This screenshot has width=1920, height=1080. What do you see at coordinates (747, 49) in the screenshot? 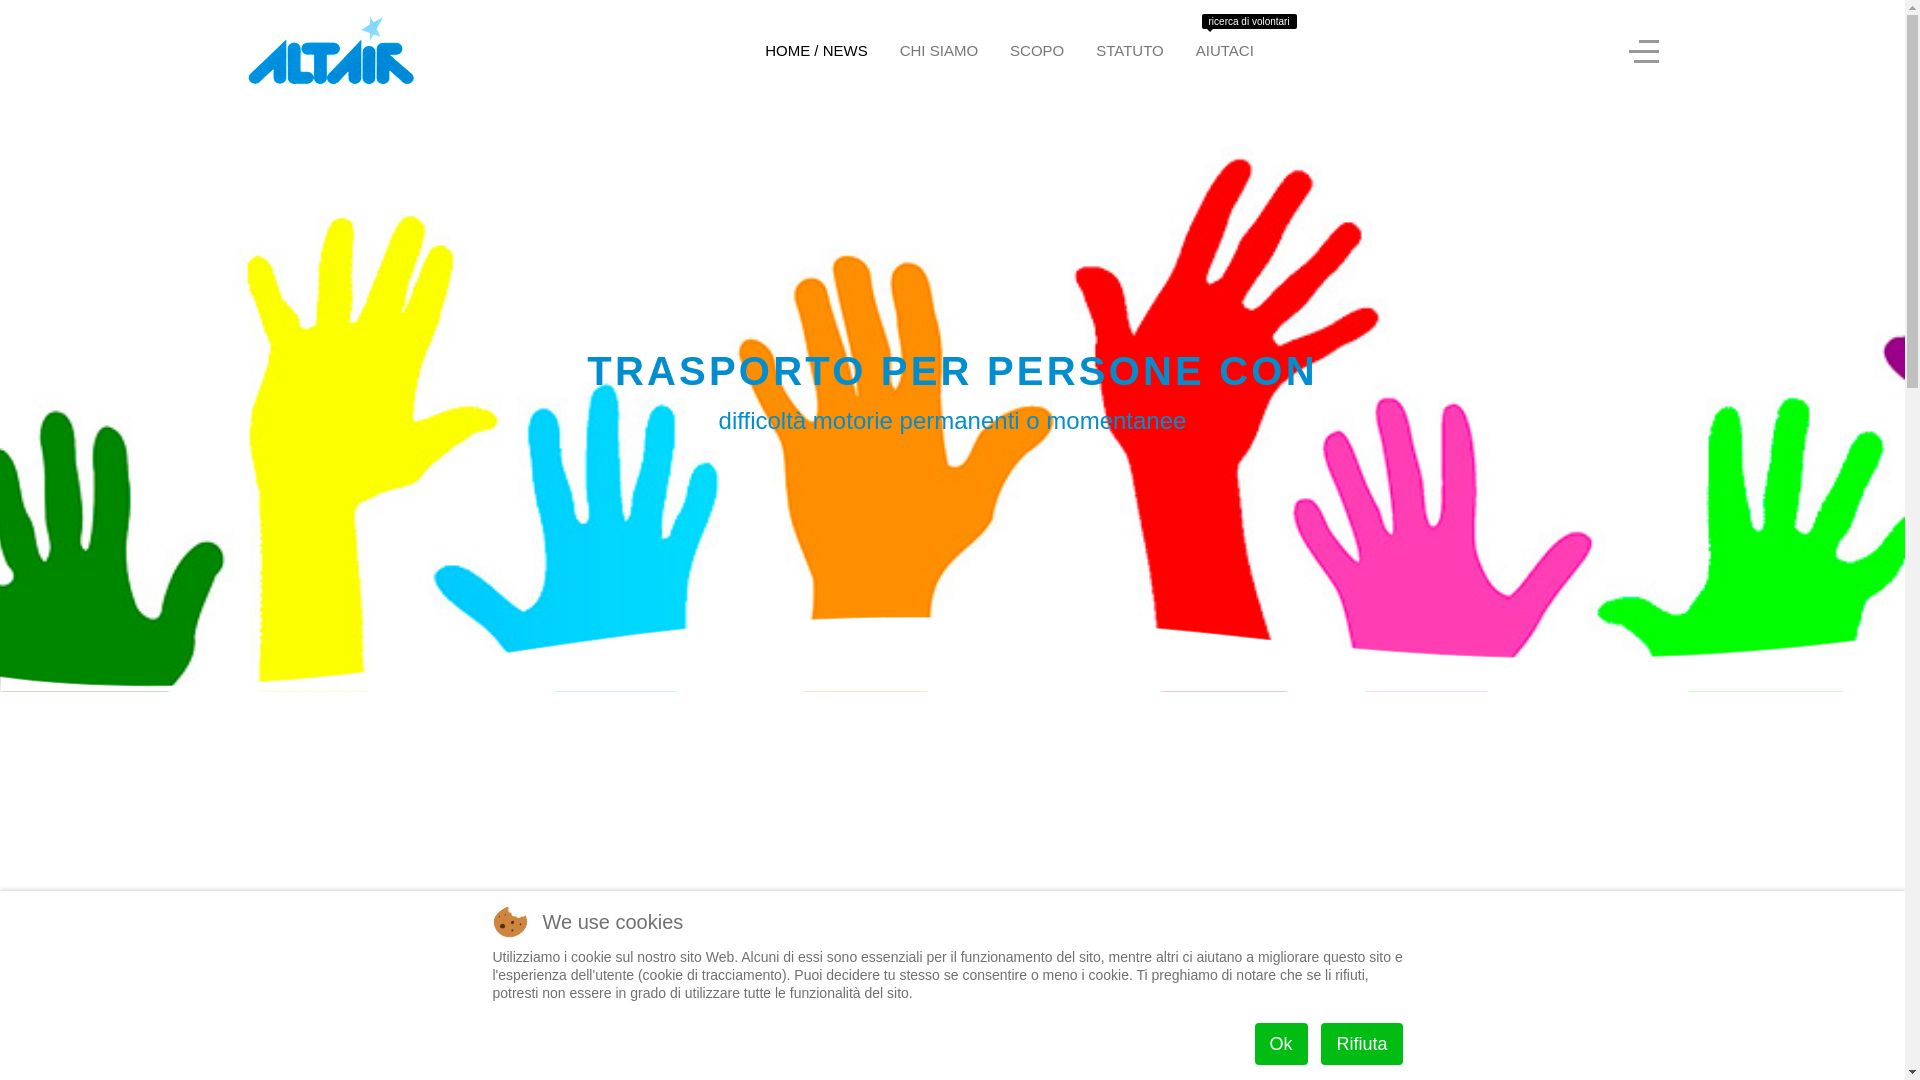
I see `'HOME / NEWS'` at bounding box center [747, 49].